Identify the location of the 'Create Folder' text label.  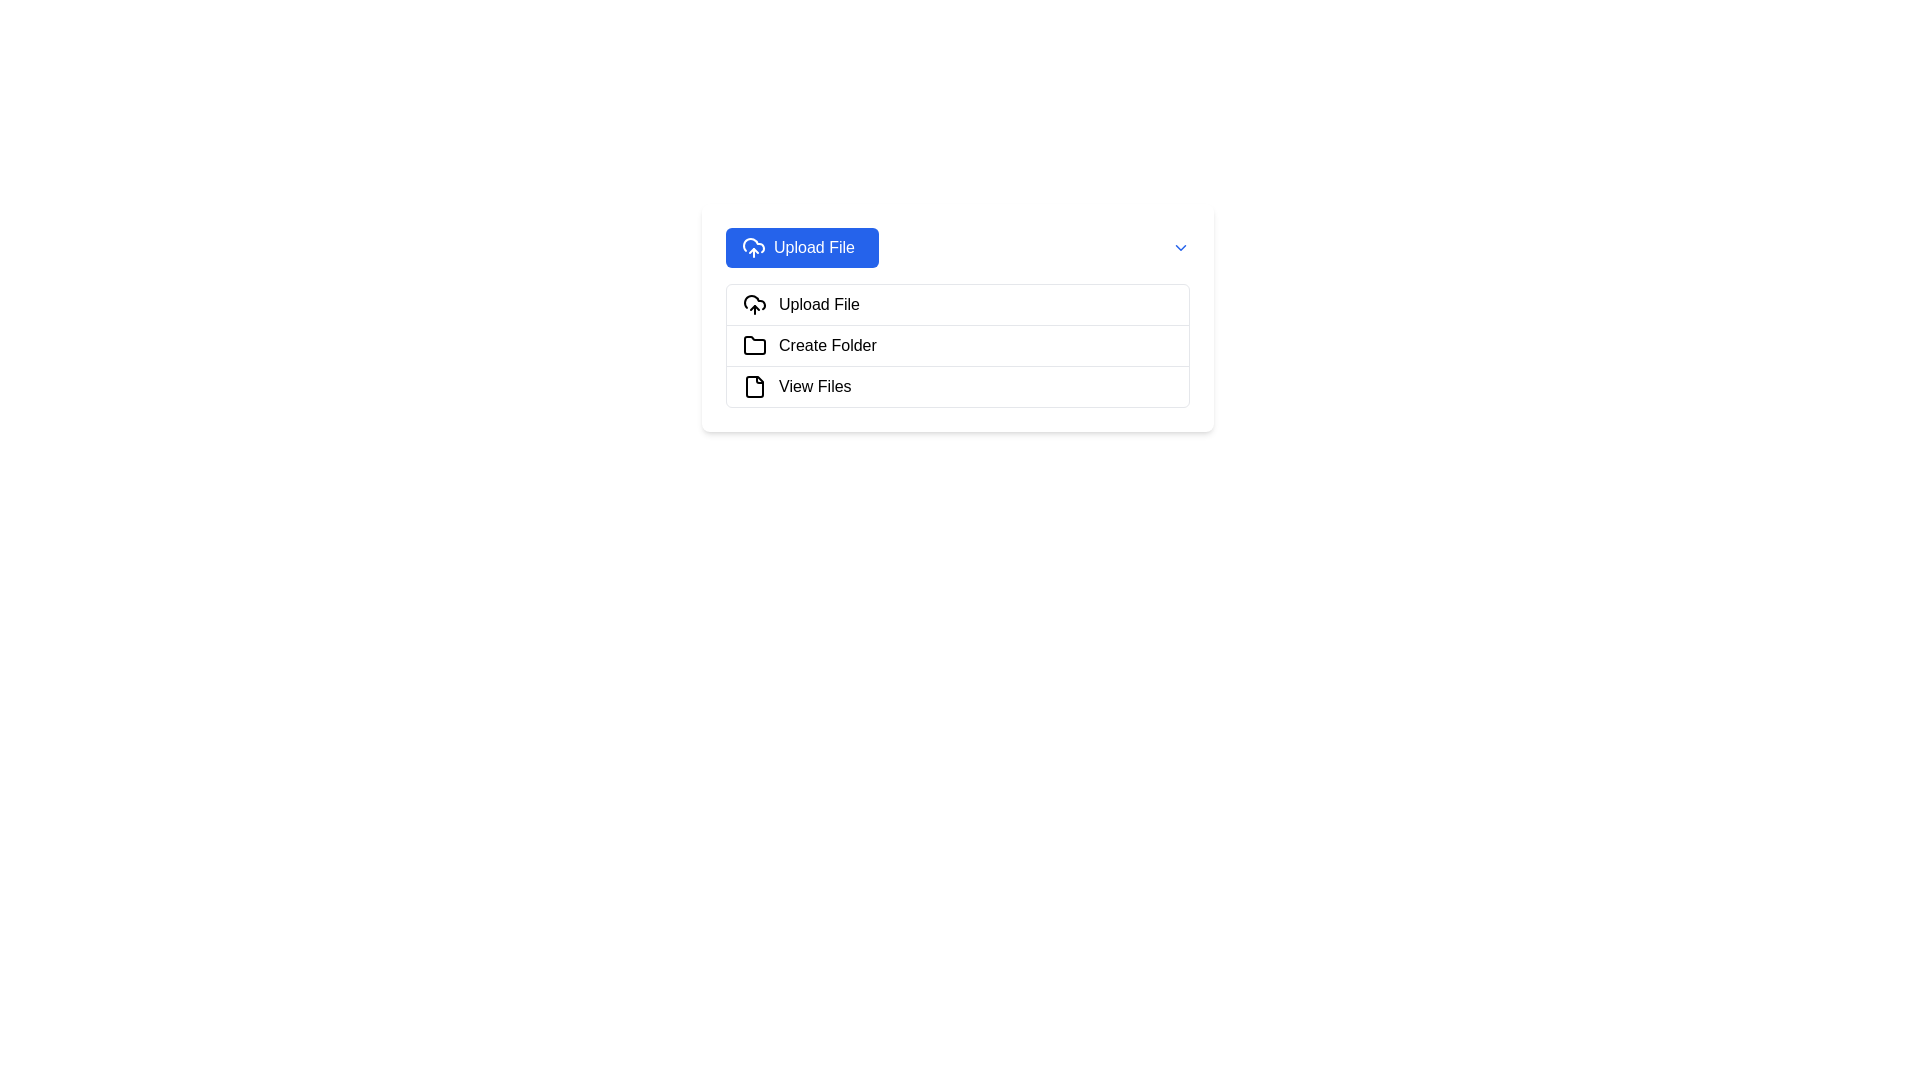
(827, 345).